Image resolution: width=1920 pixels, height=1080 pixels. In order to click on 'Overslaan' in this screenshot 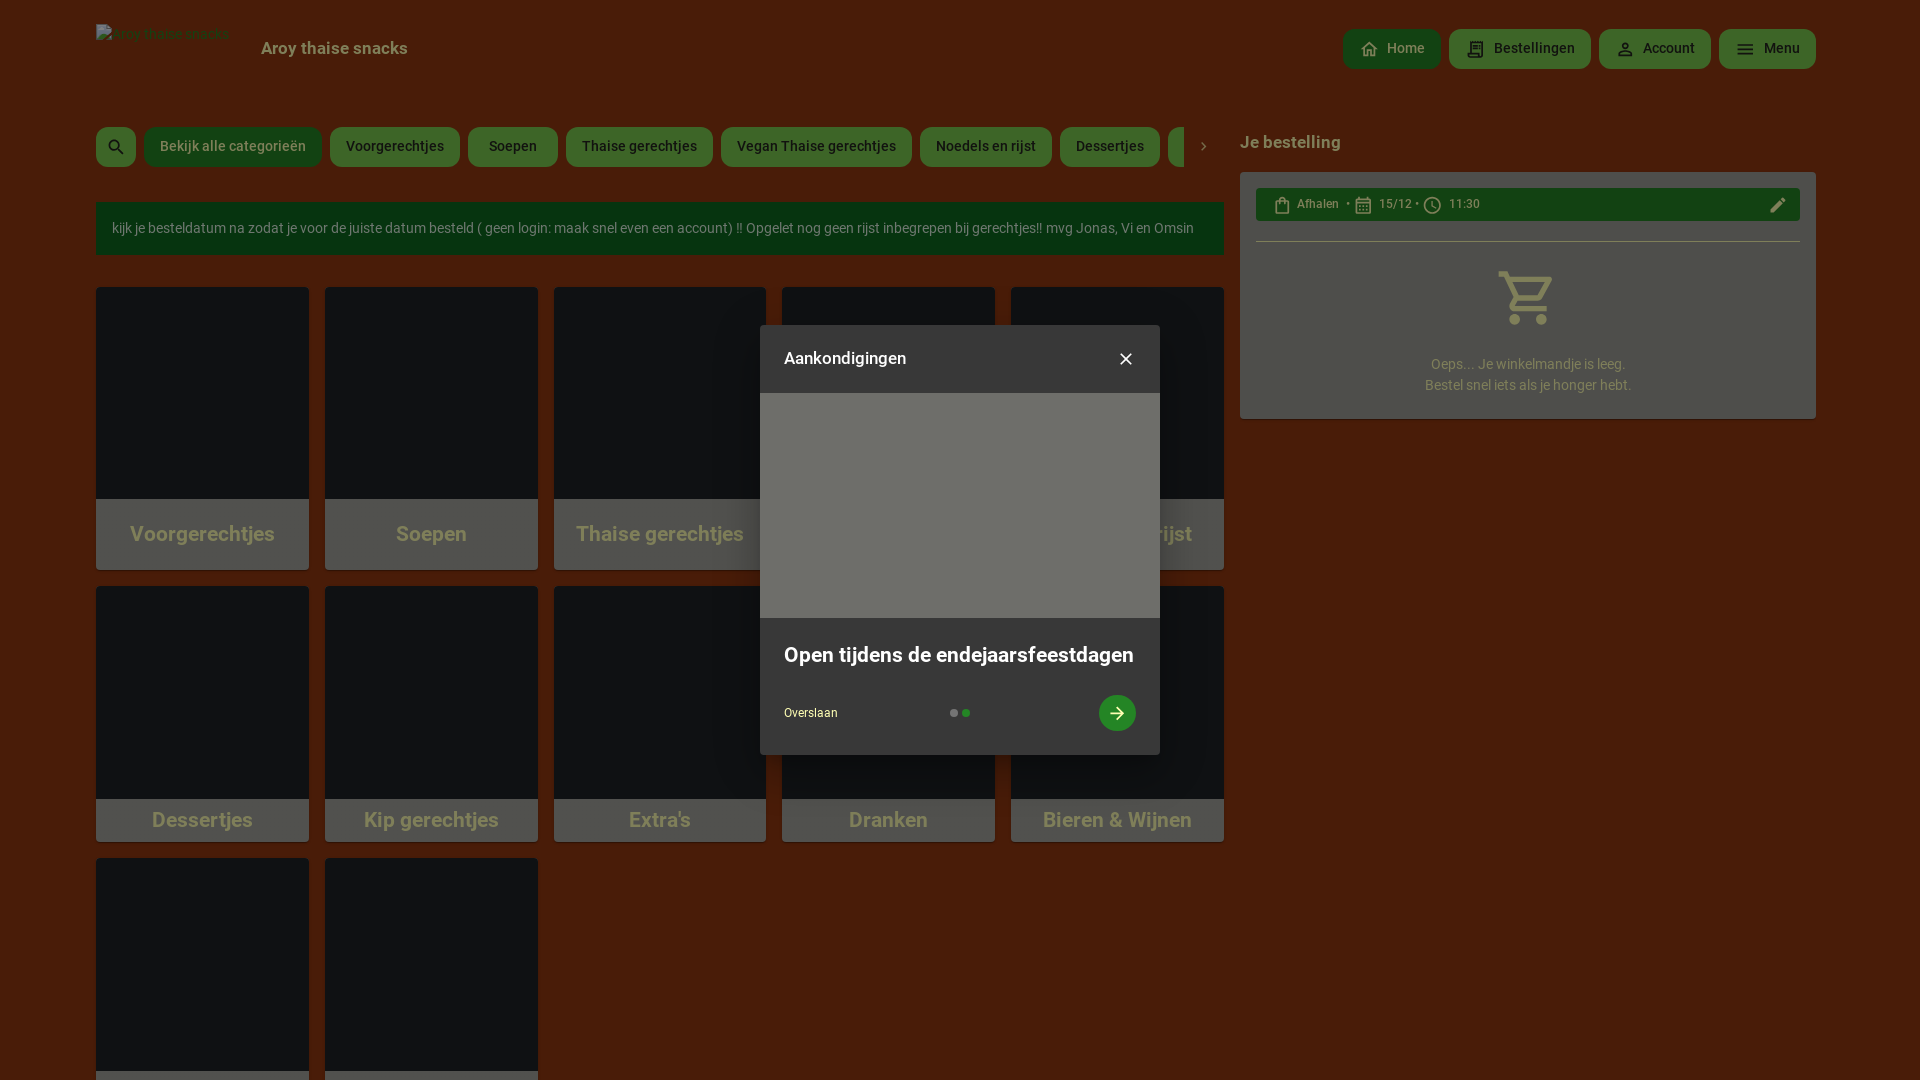, I will do `click(811, 712)`.